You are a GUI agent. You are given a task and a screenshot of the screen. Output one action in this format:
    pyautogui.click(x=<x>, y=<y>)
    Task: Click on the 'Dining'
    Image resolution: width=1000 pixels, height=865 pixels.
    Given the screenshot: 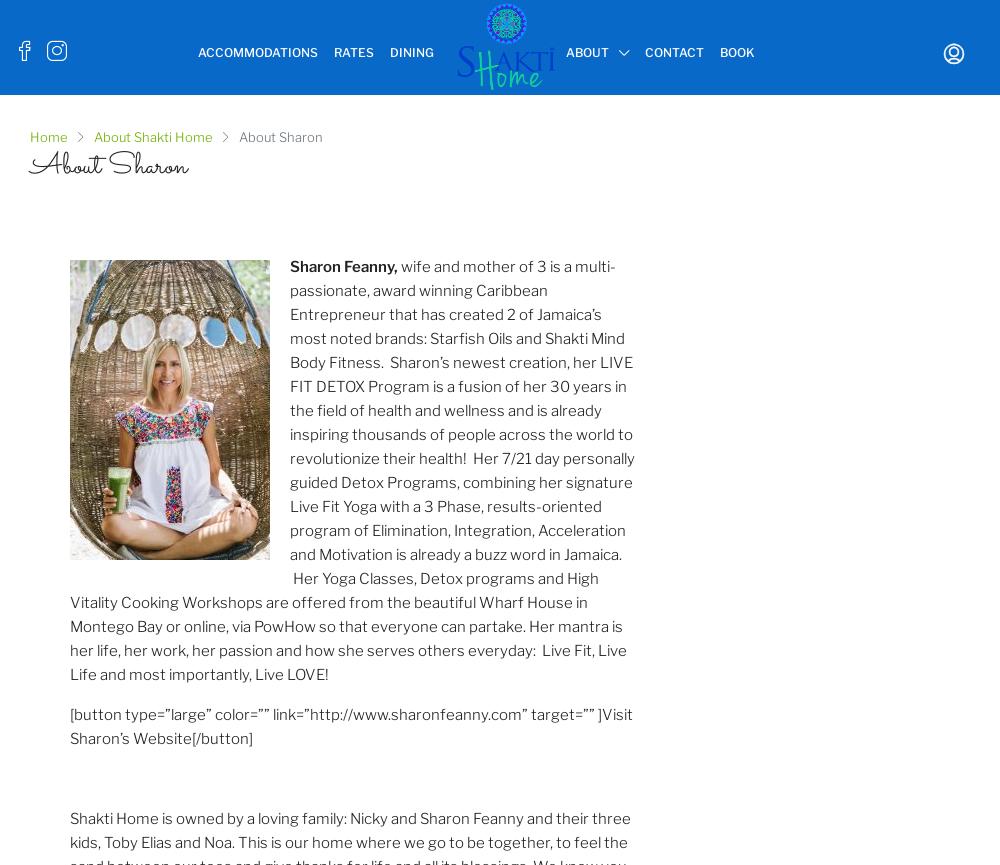 What is the action you would take?
    pyautogui.click(x=411, y=52)
    